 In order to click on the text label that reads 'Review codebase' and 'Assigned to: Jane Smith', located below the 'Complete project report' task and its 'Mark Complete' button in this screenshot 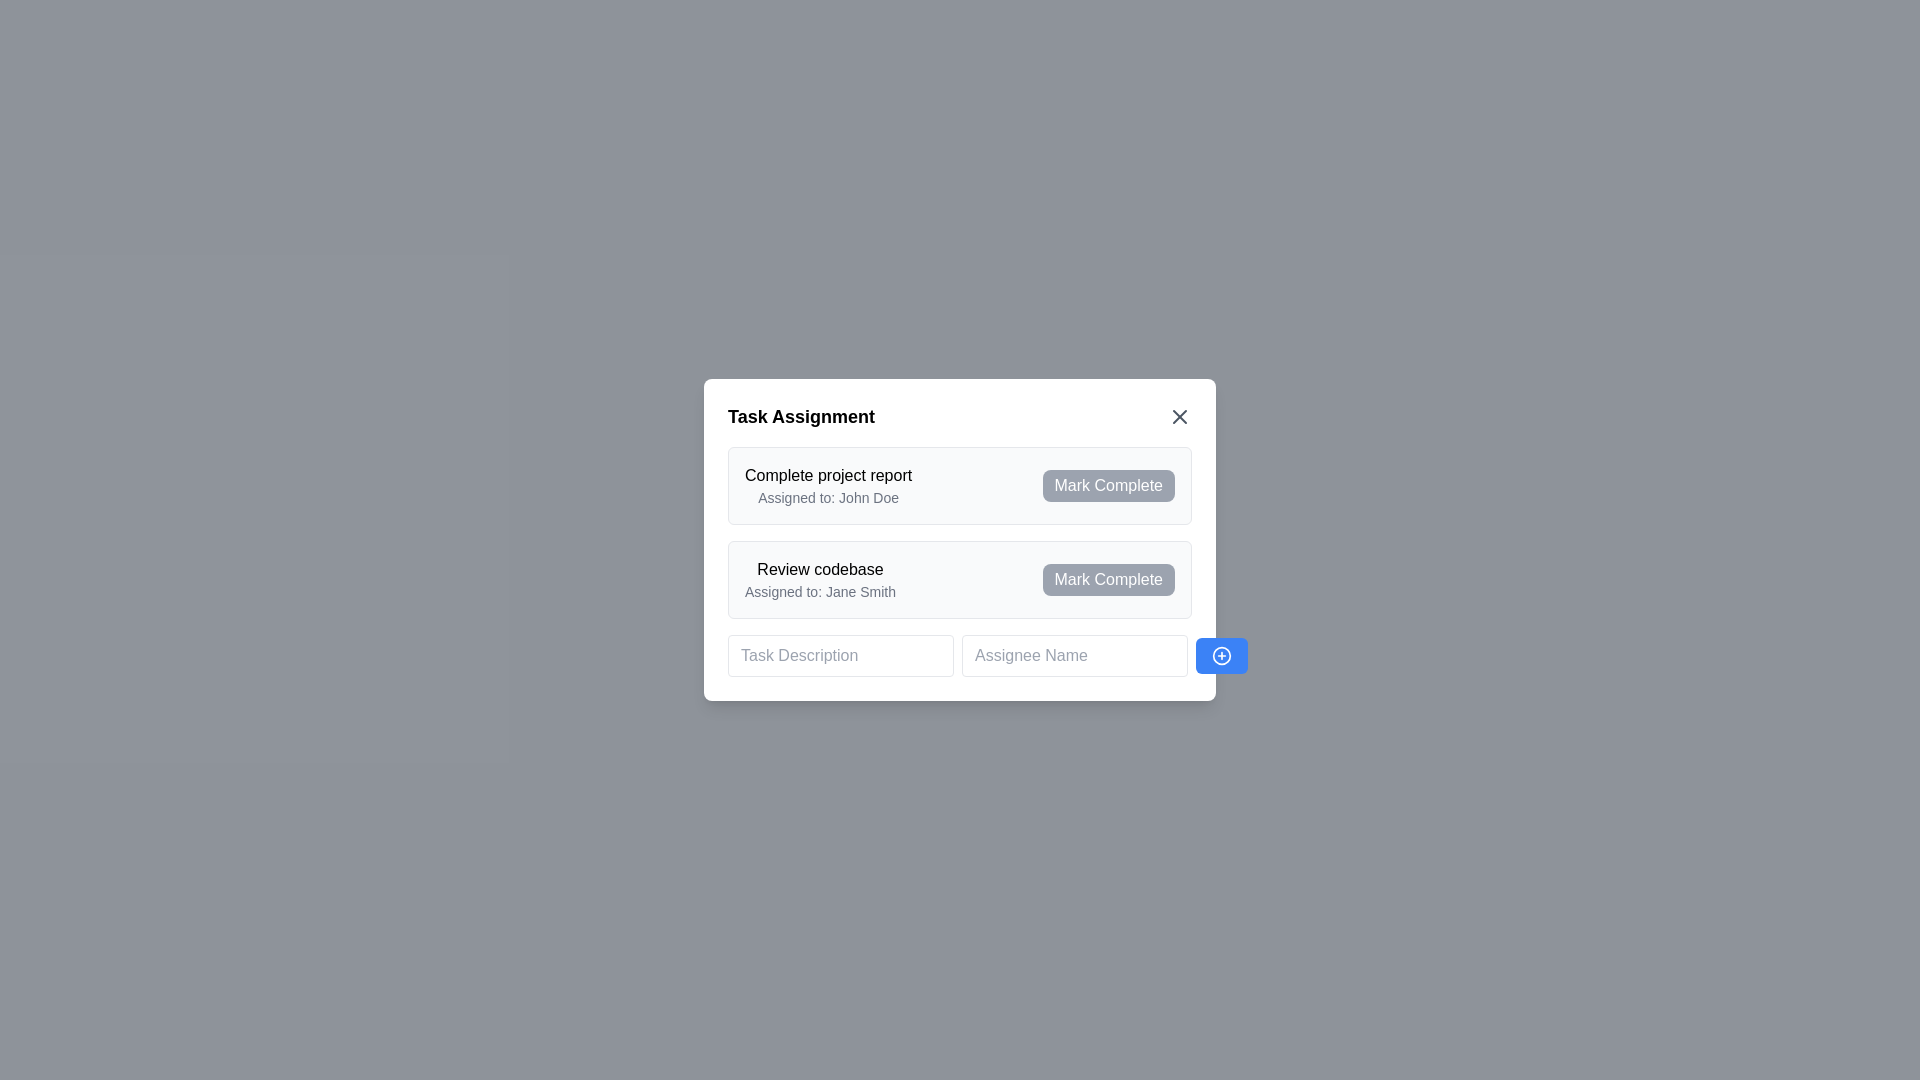, I will do `click(820, 579)`.